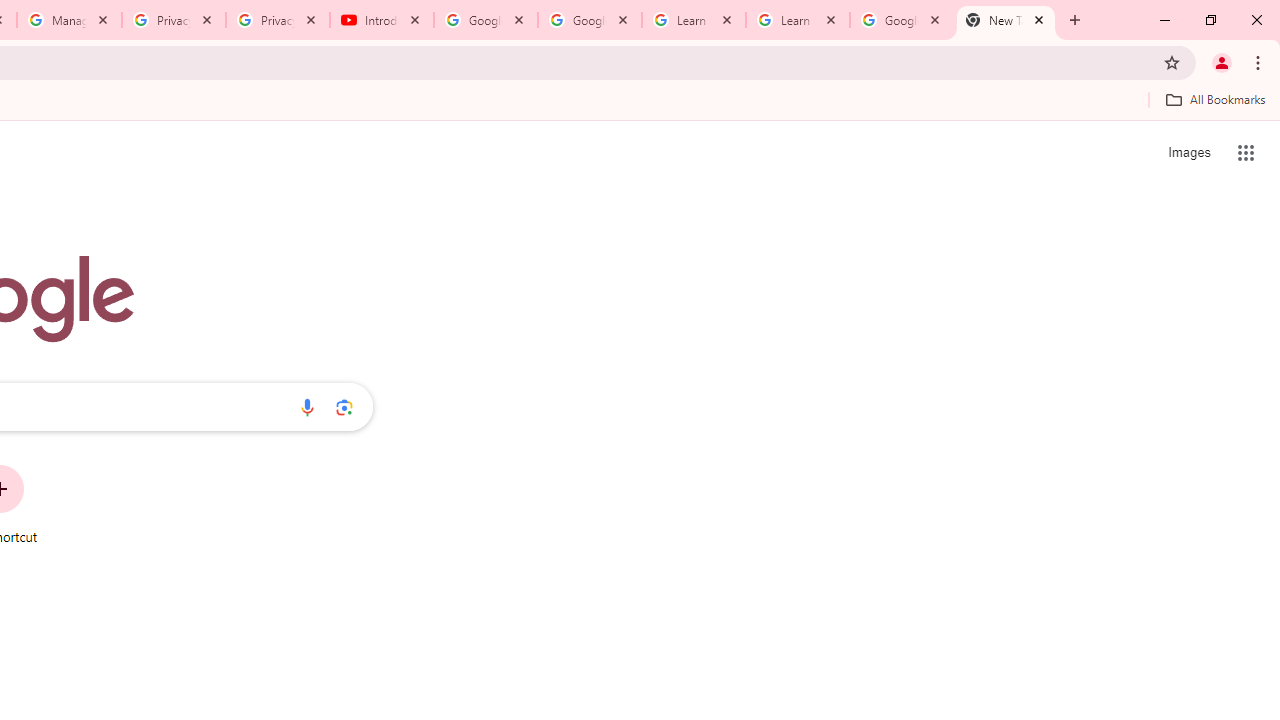  I want to click on 'Google Account', so click(900, 20).